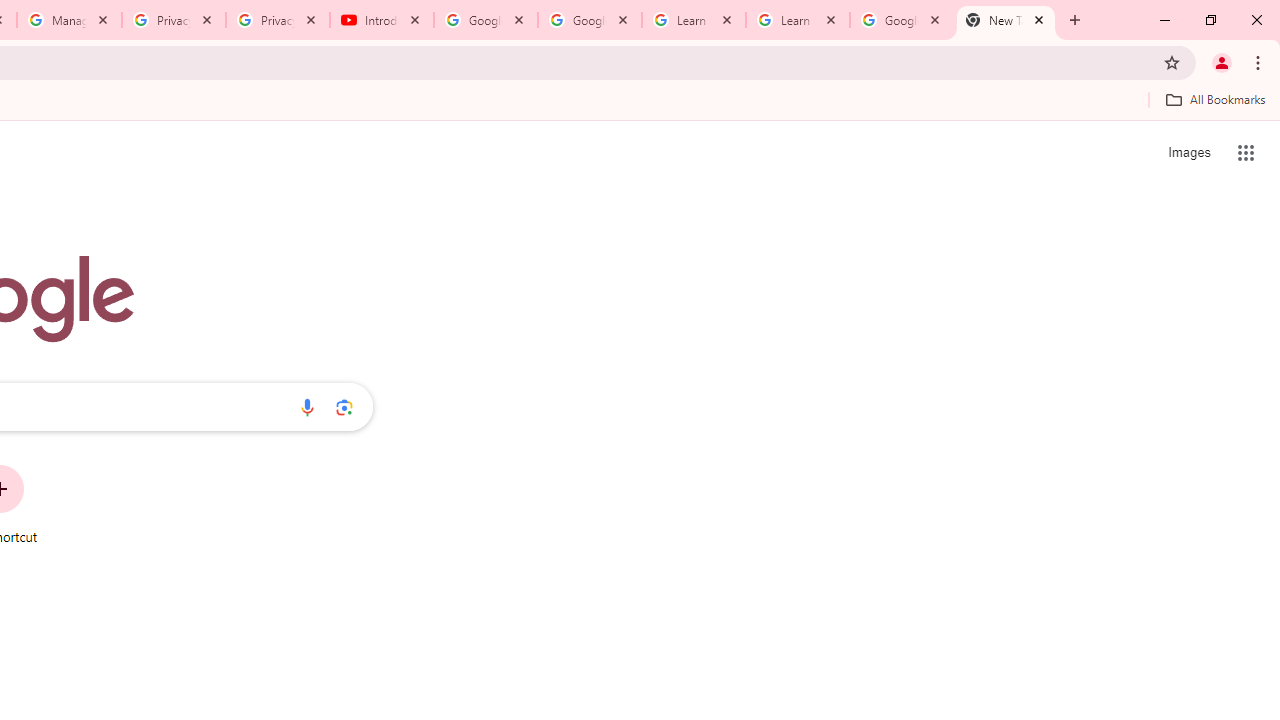  I want to click on 'Google Account', so click(900, 20).